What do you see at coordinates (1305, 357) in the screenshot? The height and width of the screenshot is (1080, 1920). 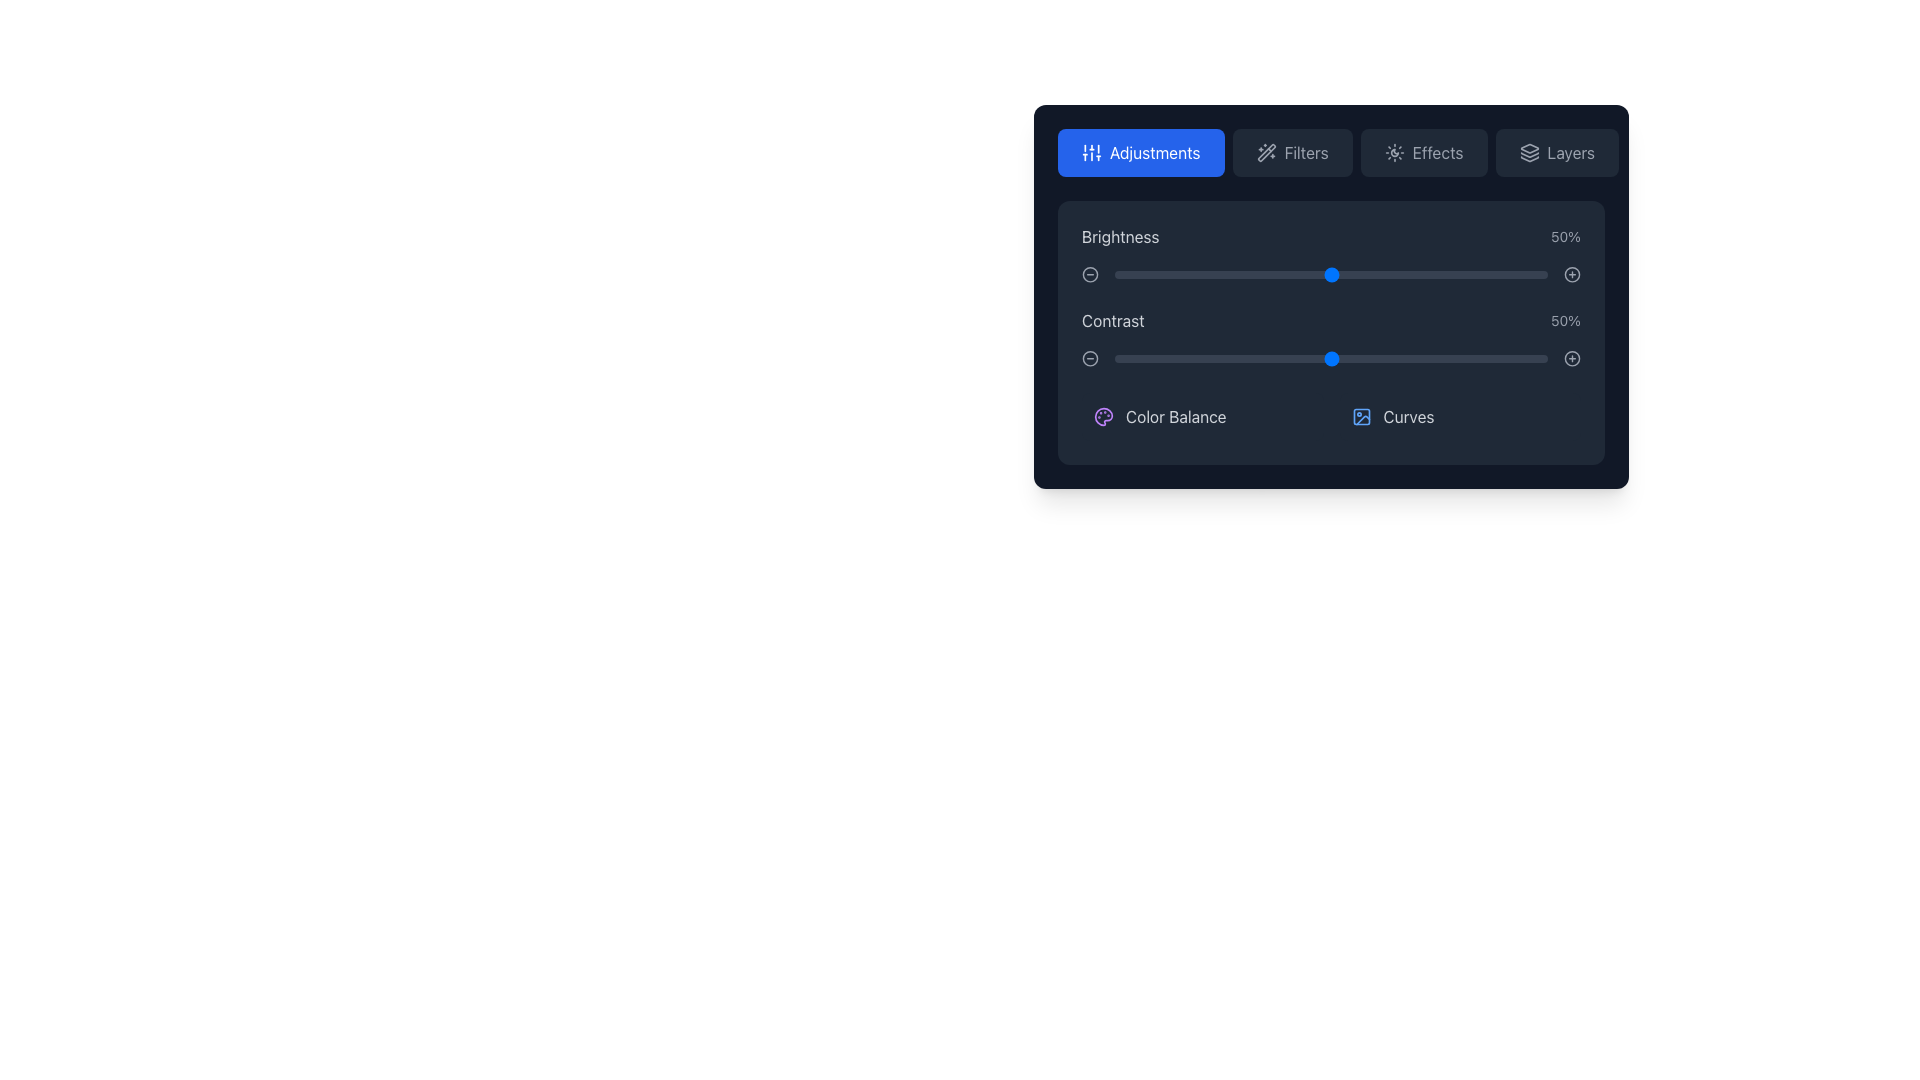 I see `contrast` at bounding box center [1305, 357].